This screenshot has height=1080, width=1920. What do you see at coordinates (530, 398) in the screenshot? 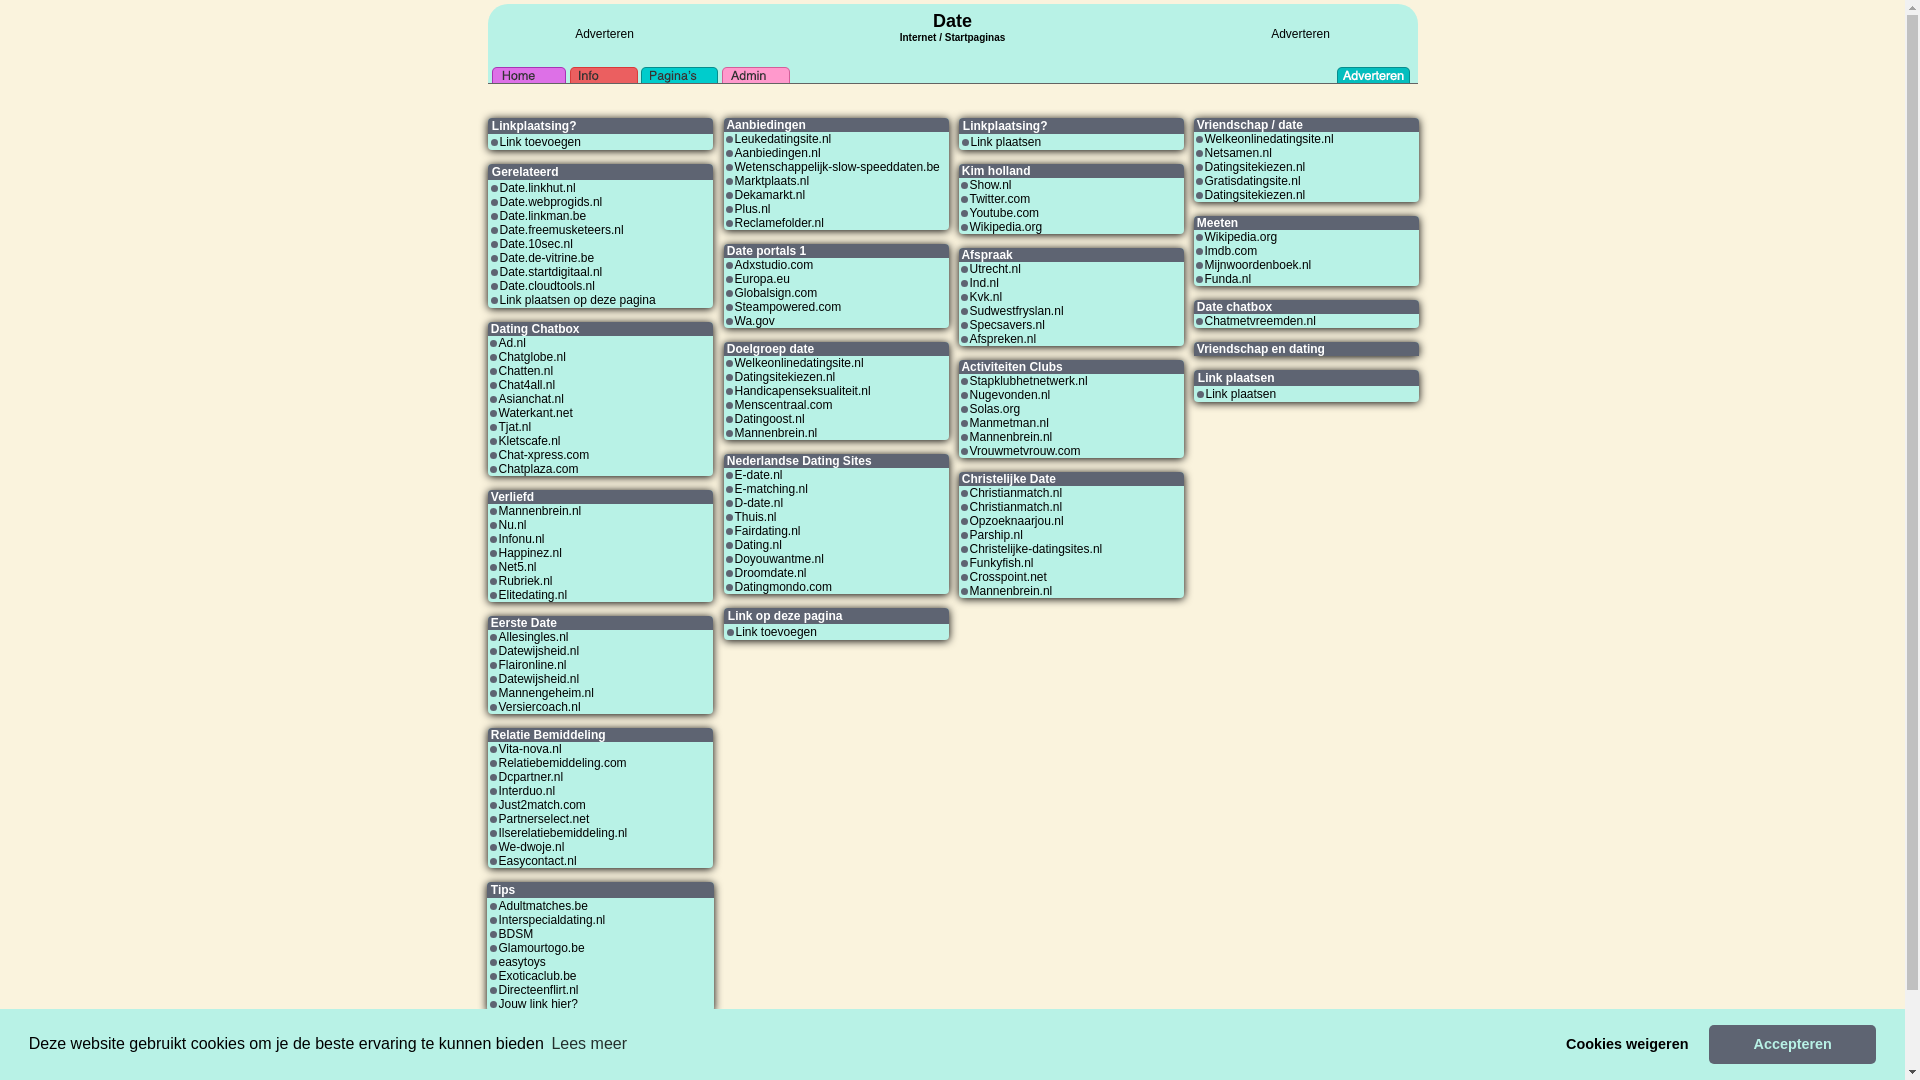
I see `'Asianchat.nl'` at bounding box center [530, 398].